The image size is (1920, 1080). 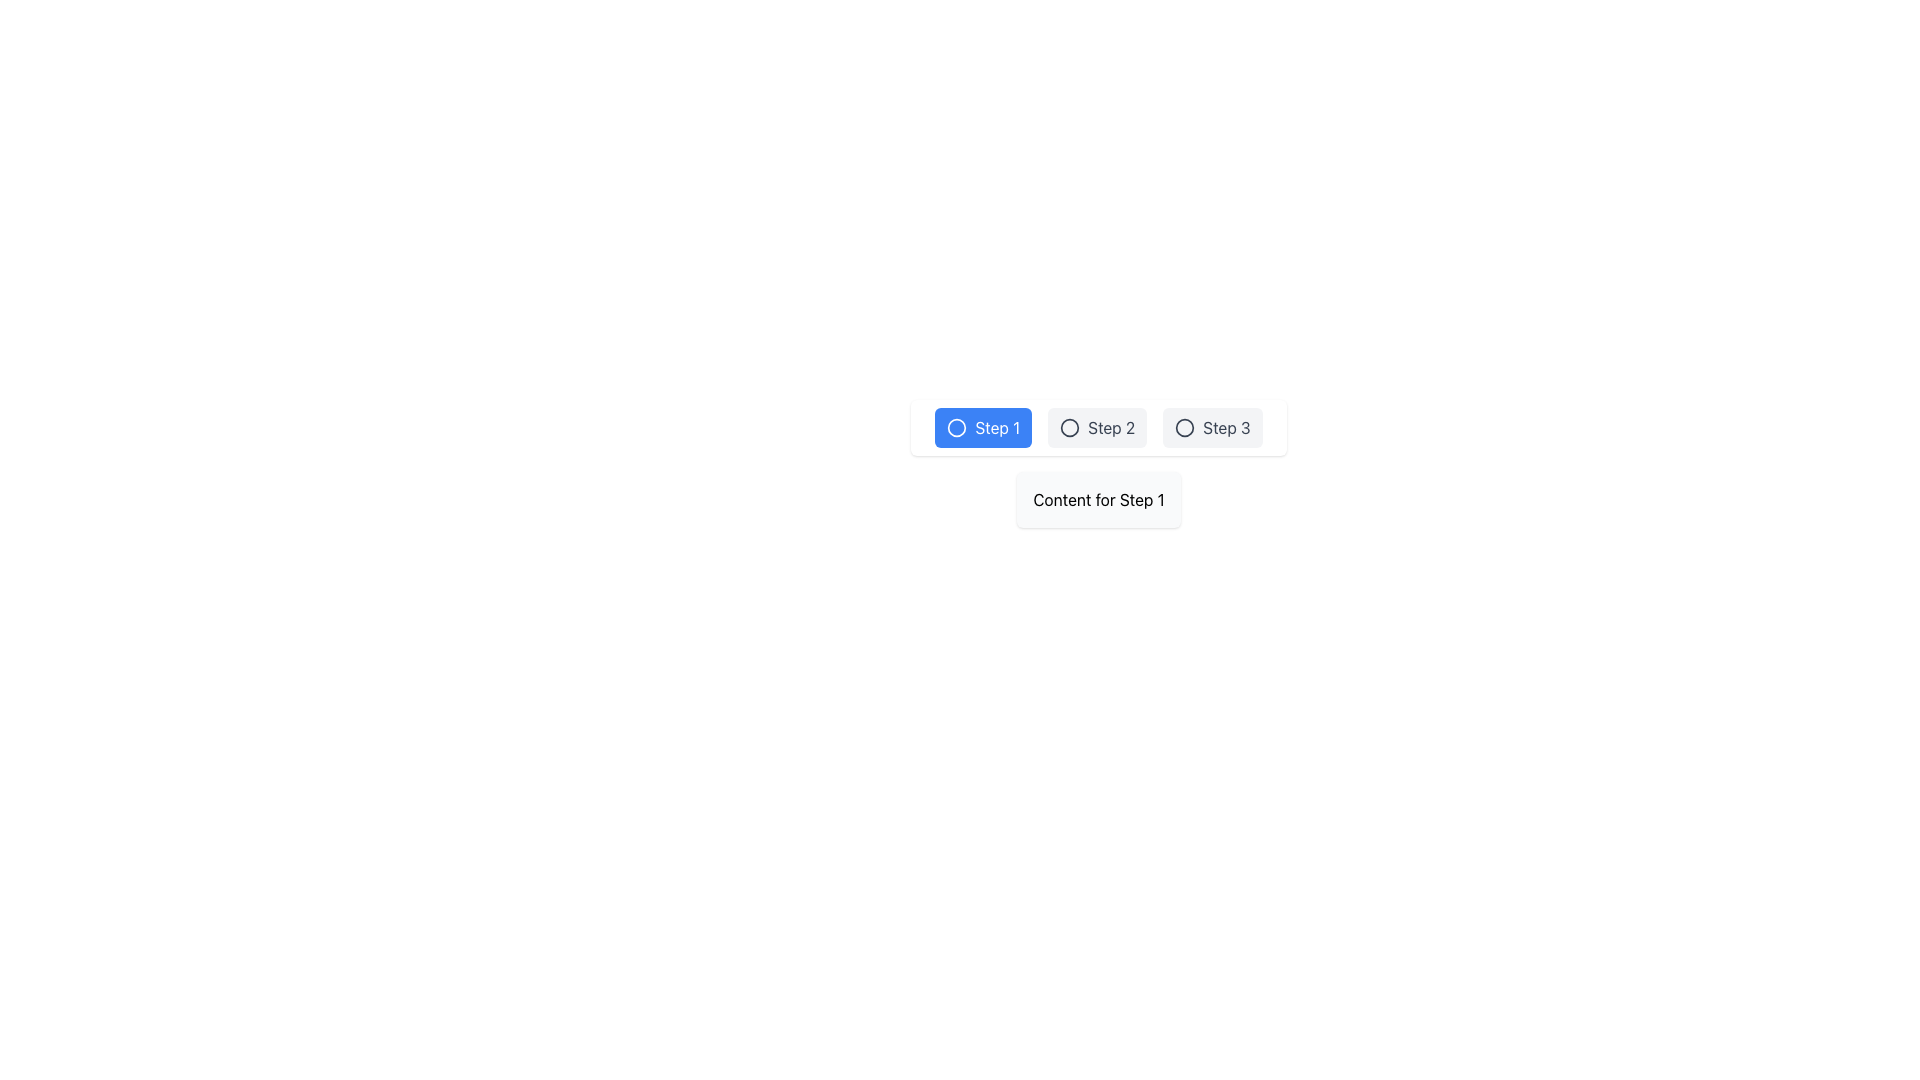 I want to click on the blue button labeled 'Step 1' with a circular icon, so click(x=983, y=427).